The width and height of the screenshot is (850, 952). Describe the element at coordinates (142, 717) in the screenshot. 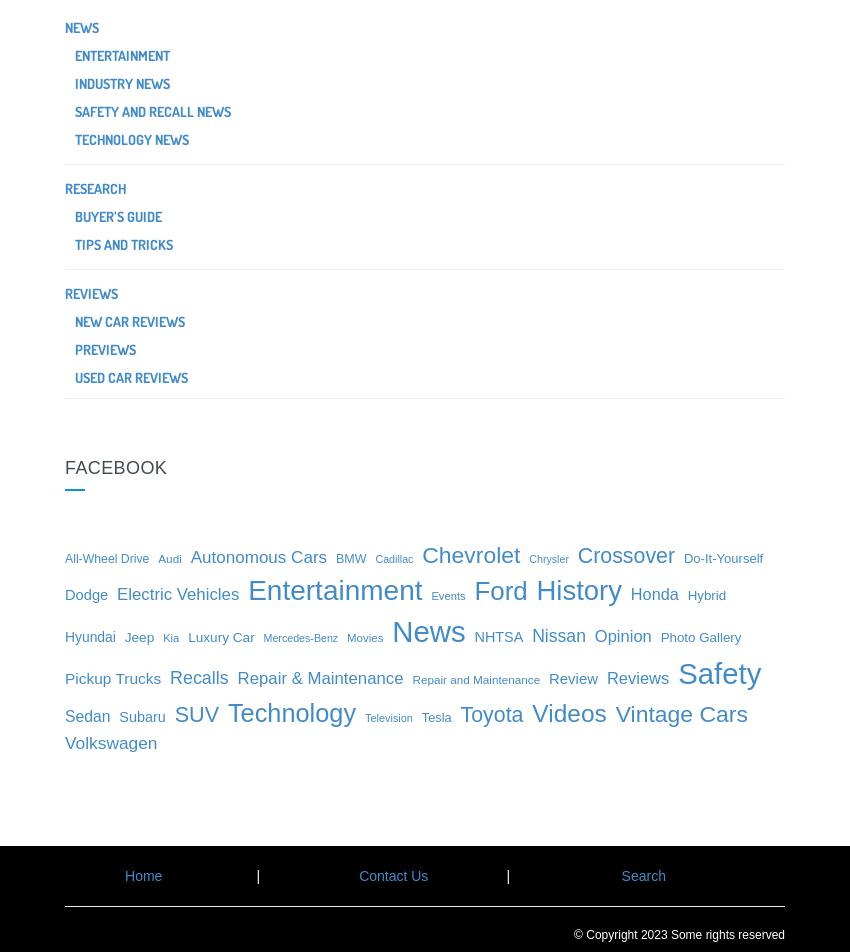

I see `'Subaru'` at that location.